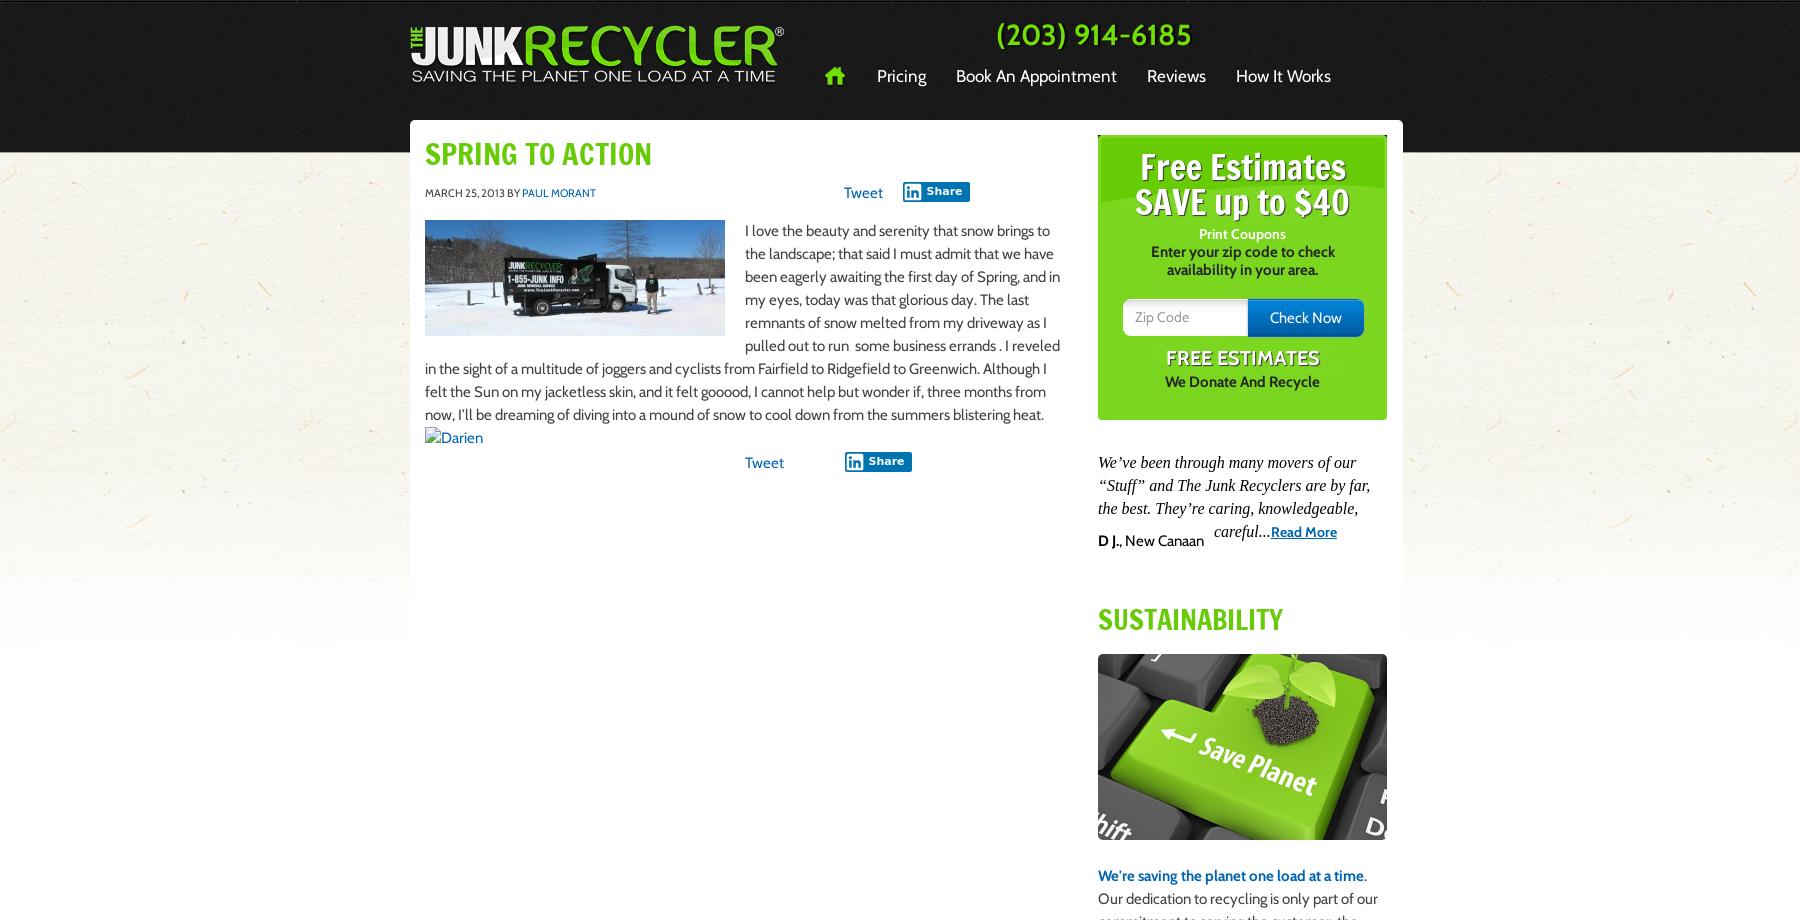 The height and width of the screenshot is (920, 1800). What do you see at coordinates (1108, 540) in the screenshot?
I see `'D J.'` at bounding box center [1108, 540].